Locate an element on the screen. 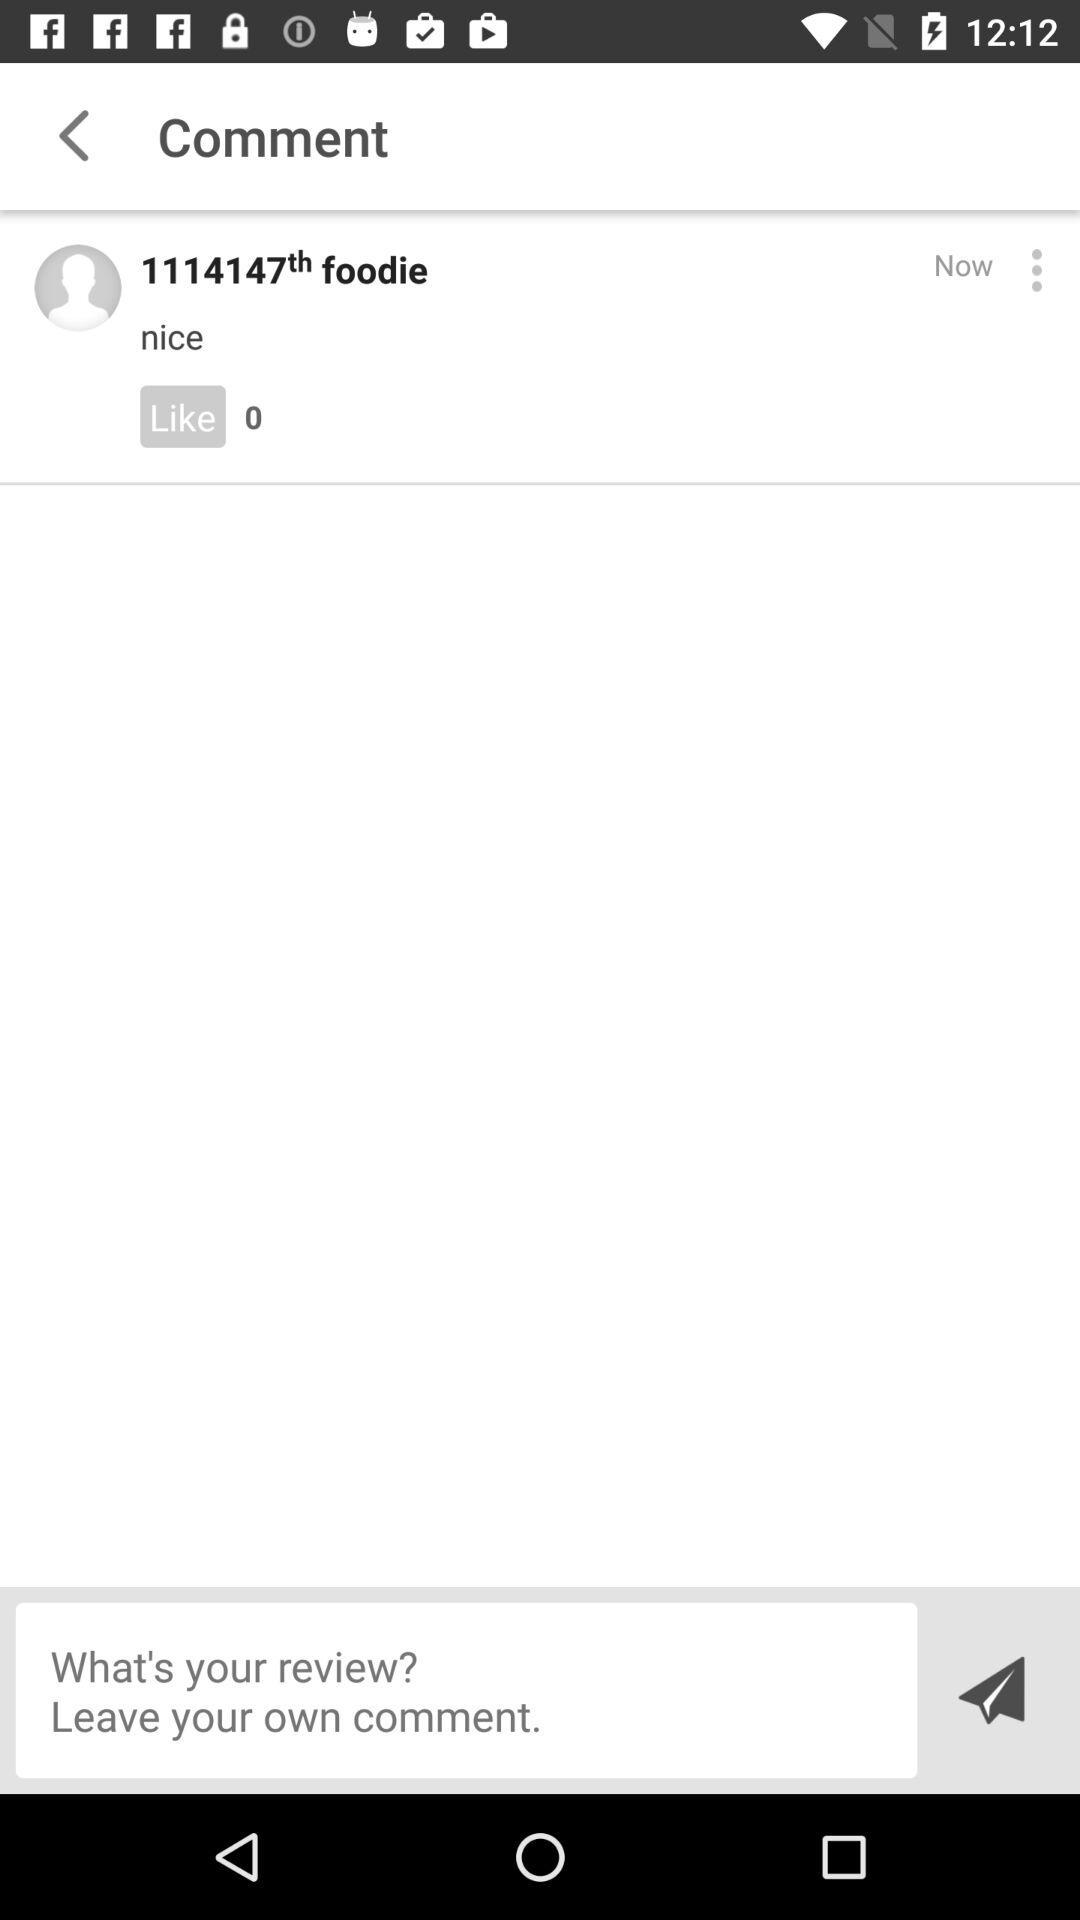  options is located at coordinates (1035, 268).